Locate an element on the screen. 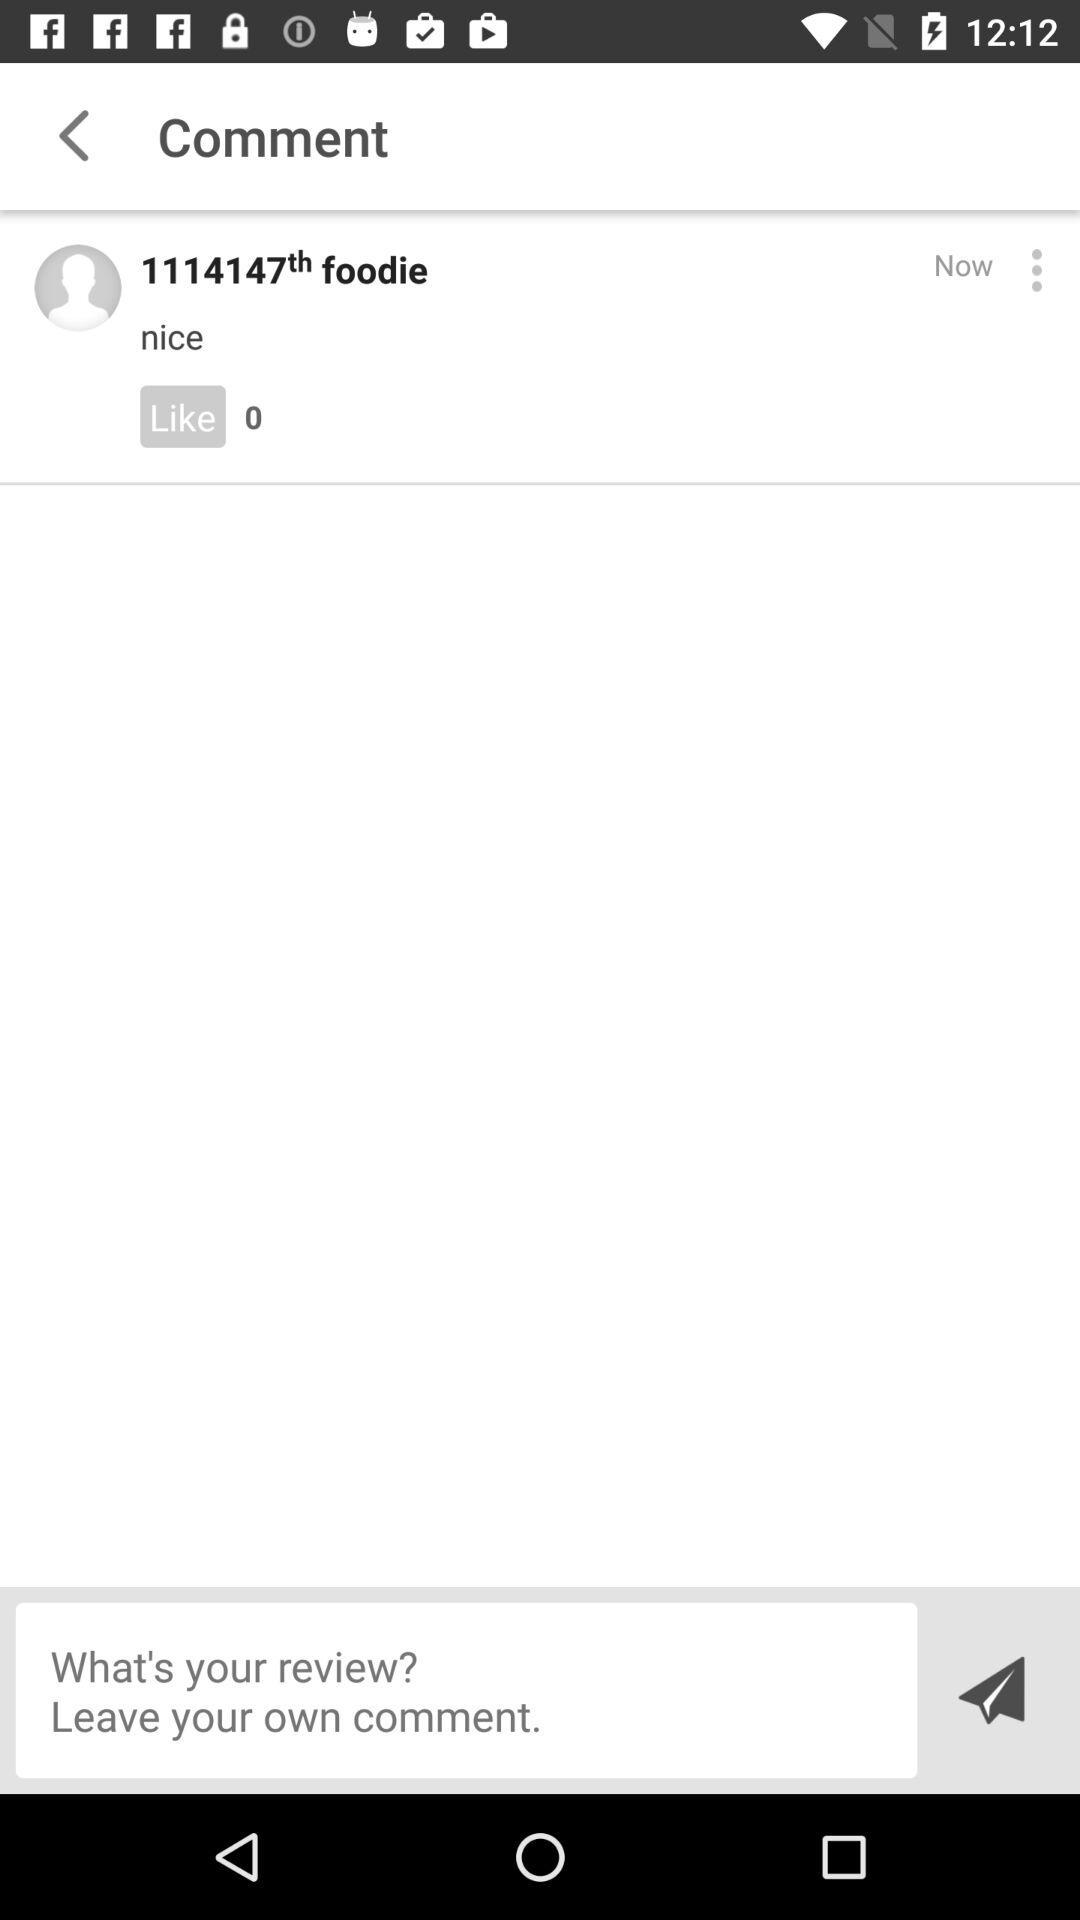  options is located at coordinates (1035, 268).